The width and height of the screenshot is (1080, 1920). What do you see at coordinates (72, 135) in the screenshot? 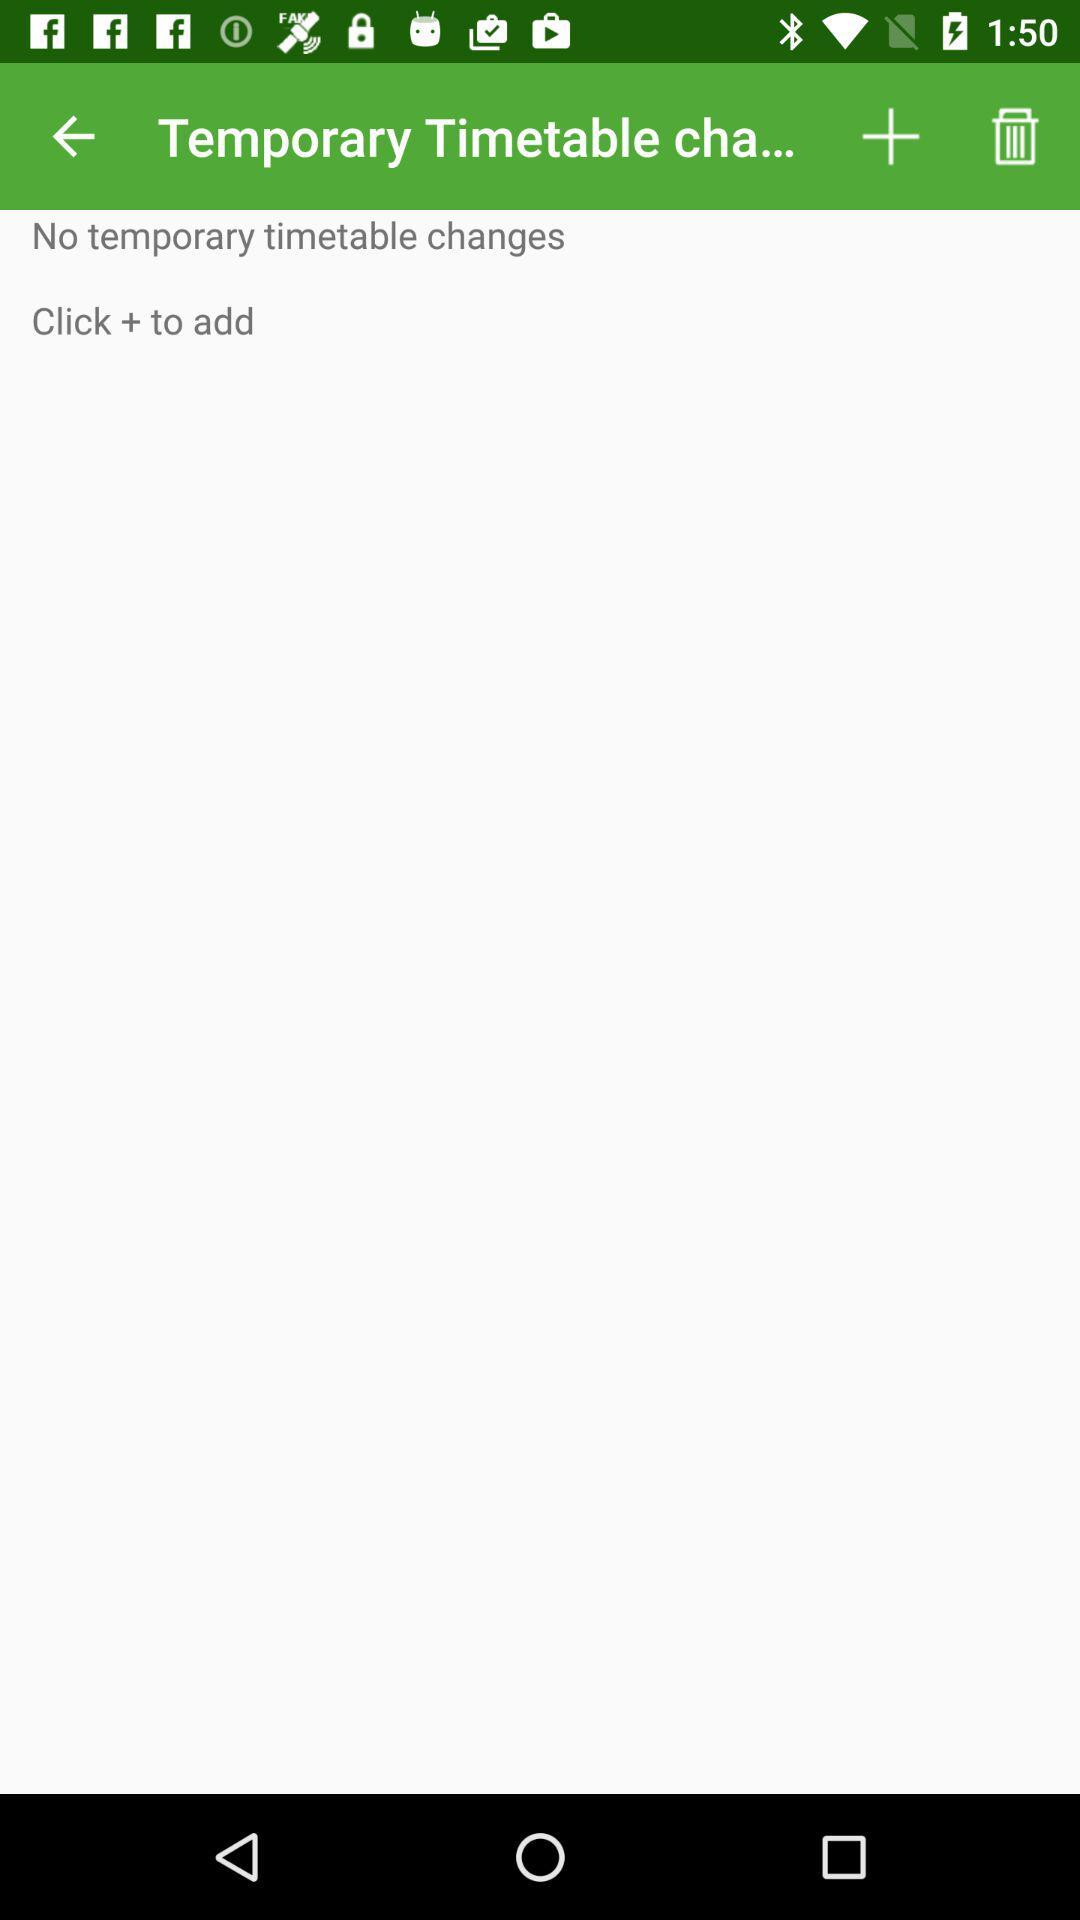
I see `icon next to temporary timetable changes item` at bounding box center [72, 135].